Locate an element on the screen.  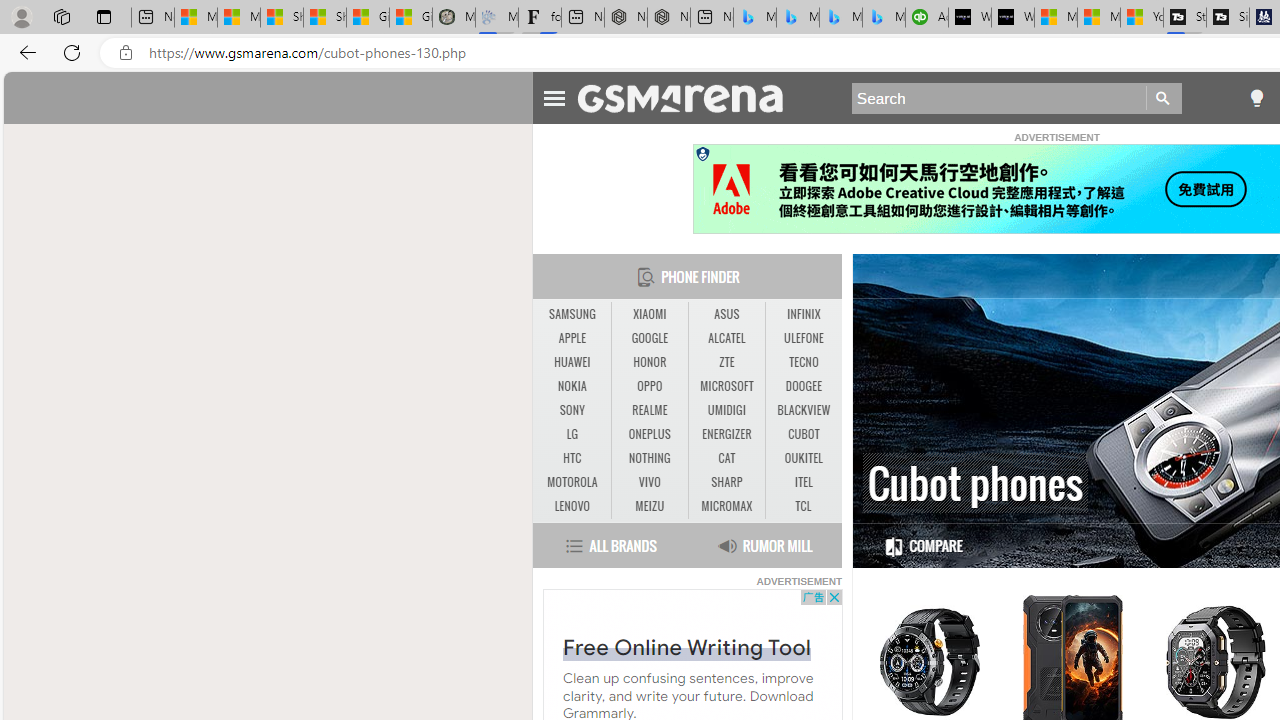
'OPPO' is located at coordinates (649, 386).